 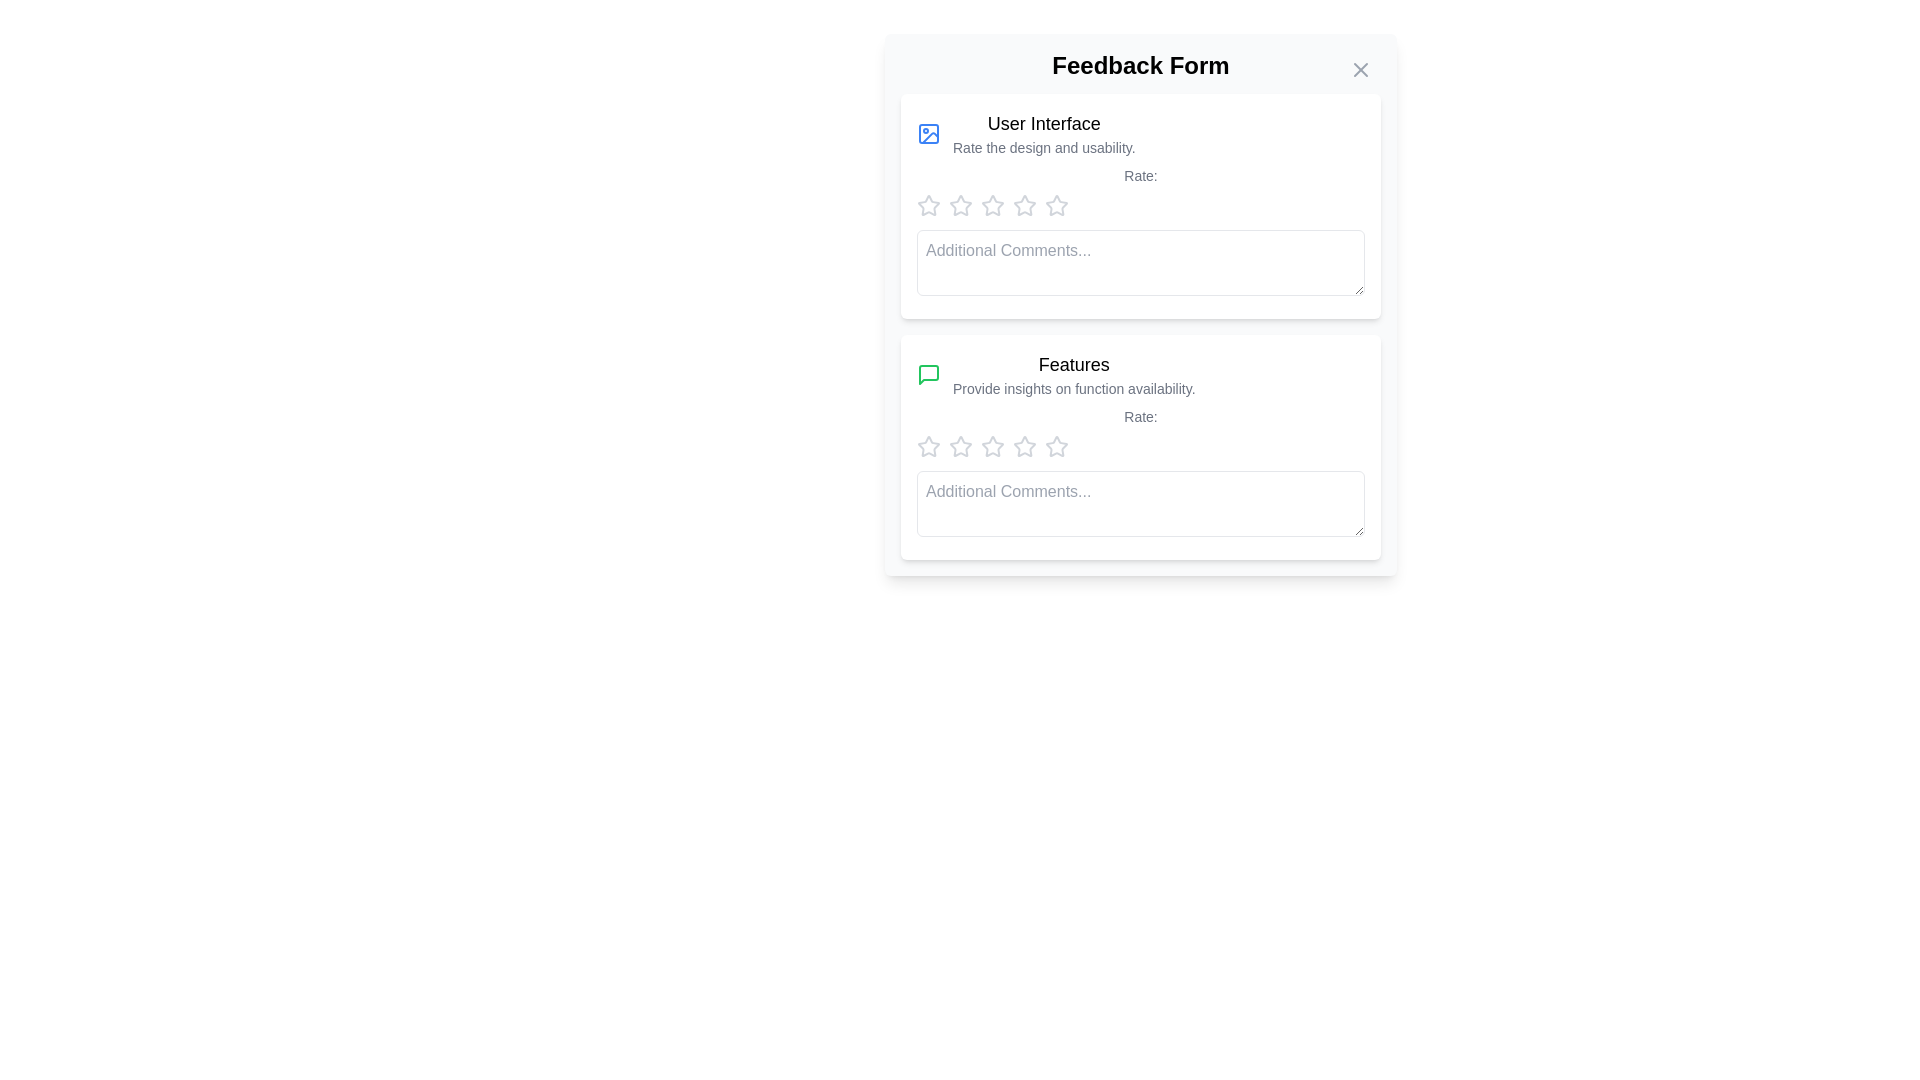 I want to click on the third star icon, so click(x=1023, y=204).